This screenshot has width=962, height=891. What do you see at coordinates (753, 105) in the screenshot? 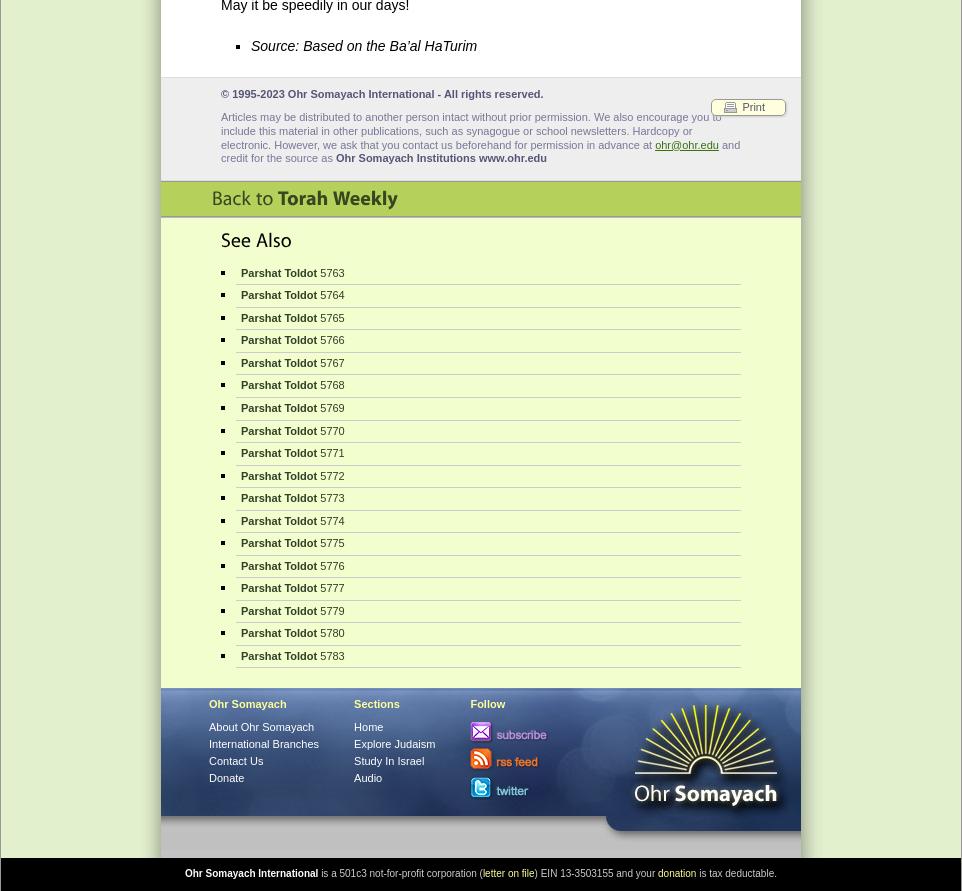
I see `'Print'` at bounding box center [753, 105].